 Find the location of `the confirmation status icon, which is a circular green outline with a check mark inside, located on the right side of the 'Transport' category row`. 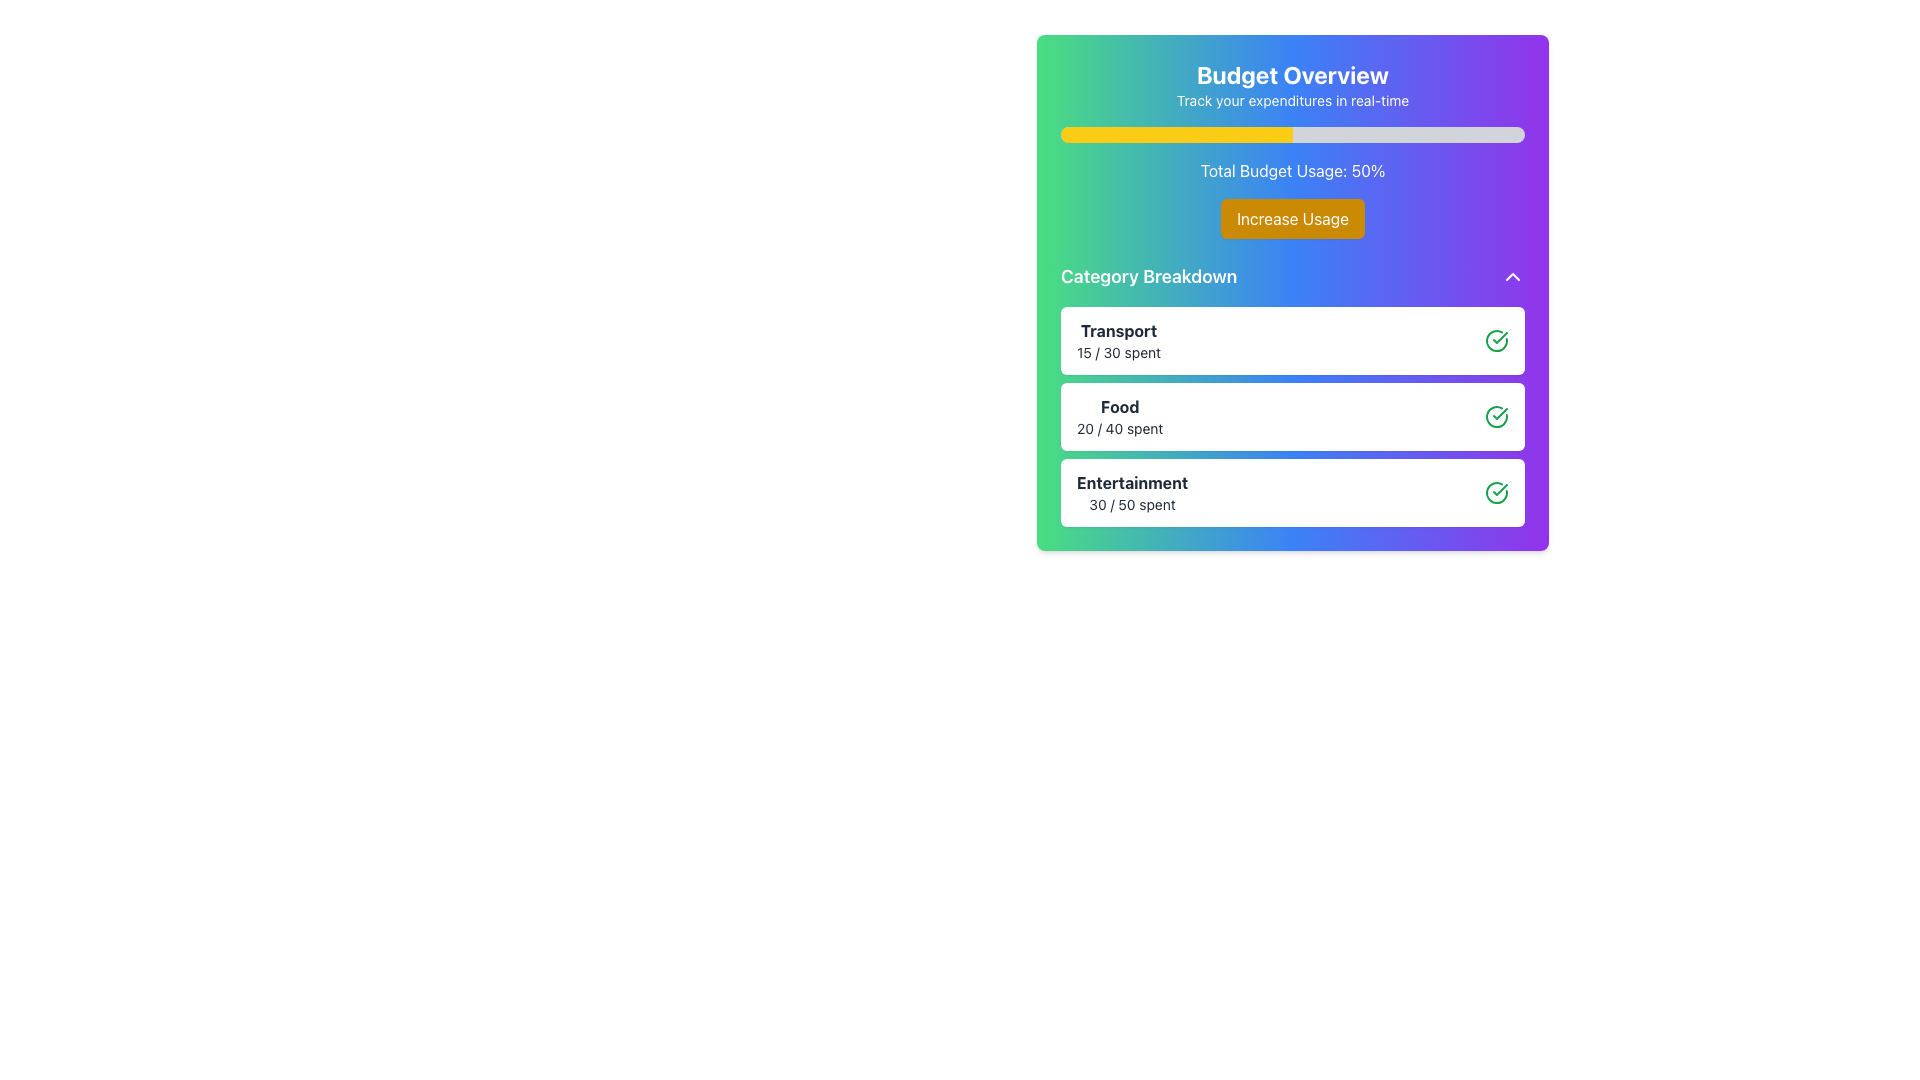

the confirmation status icon, which is a circular green outline with a check mark inside, located on the right side of the 'Transport' category row is located at coordinates (1497, 339).